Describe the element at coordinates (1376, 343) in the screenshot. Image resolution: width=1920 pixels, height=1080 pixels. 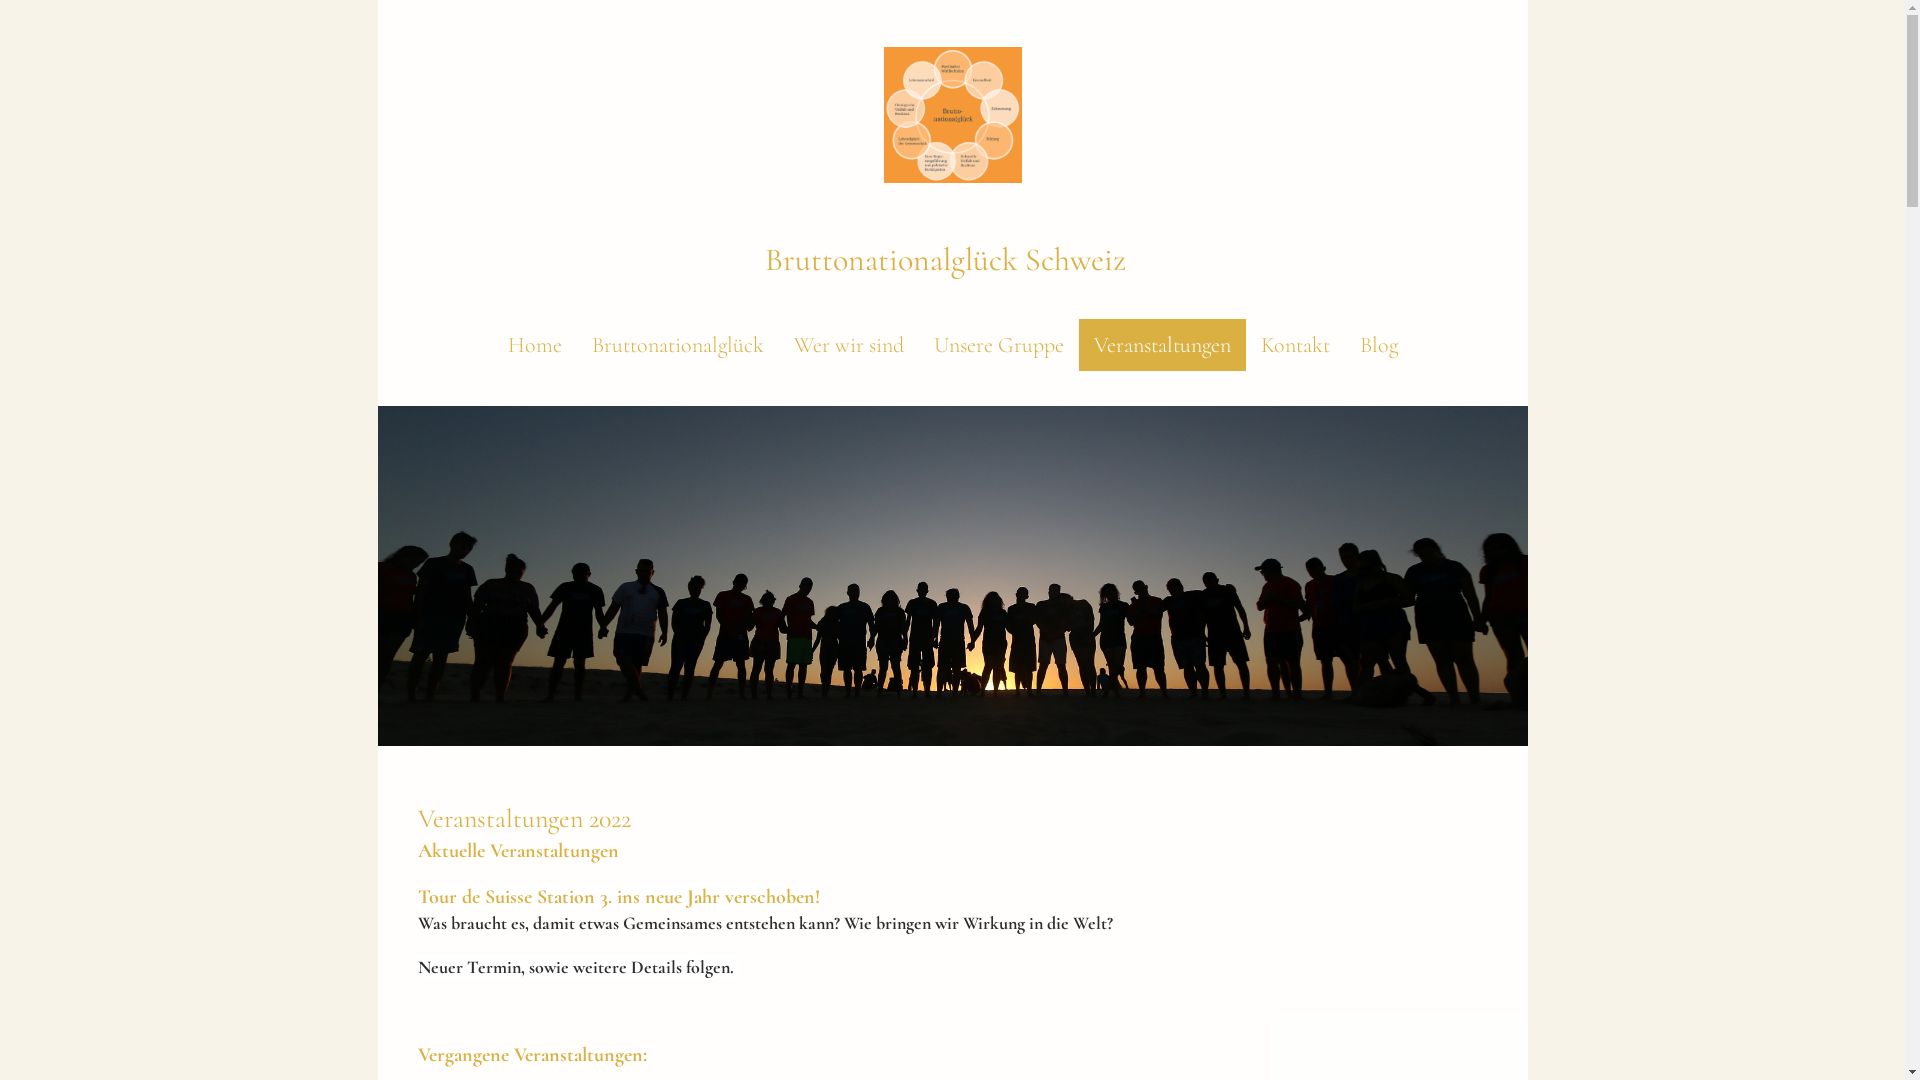
I see `'Blog'` at that location.